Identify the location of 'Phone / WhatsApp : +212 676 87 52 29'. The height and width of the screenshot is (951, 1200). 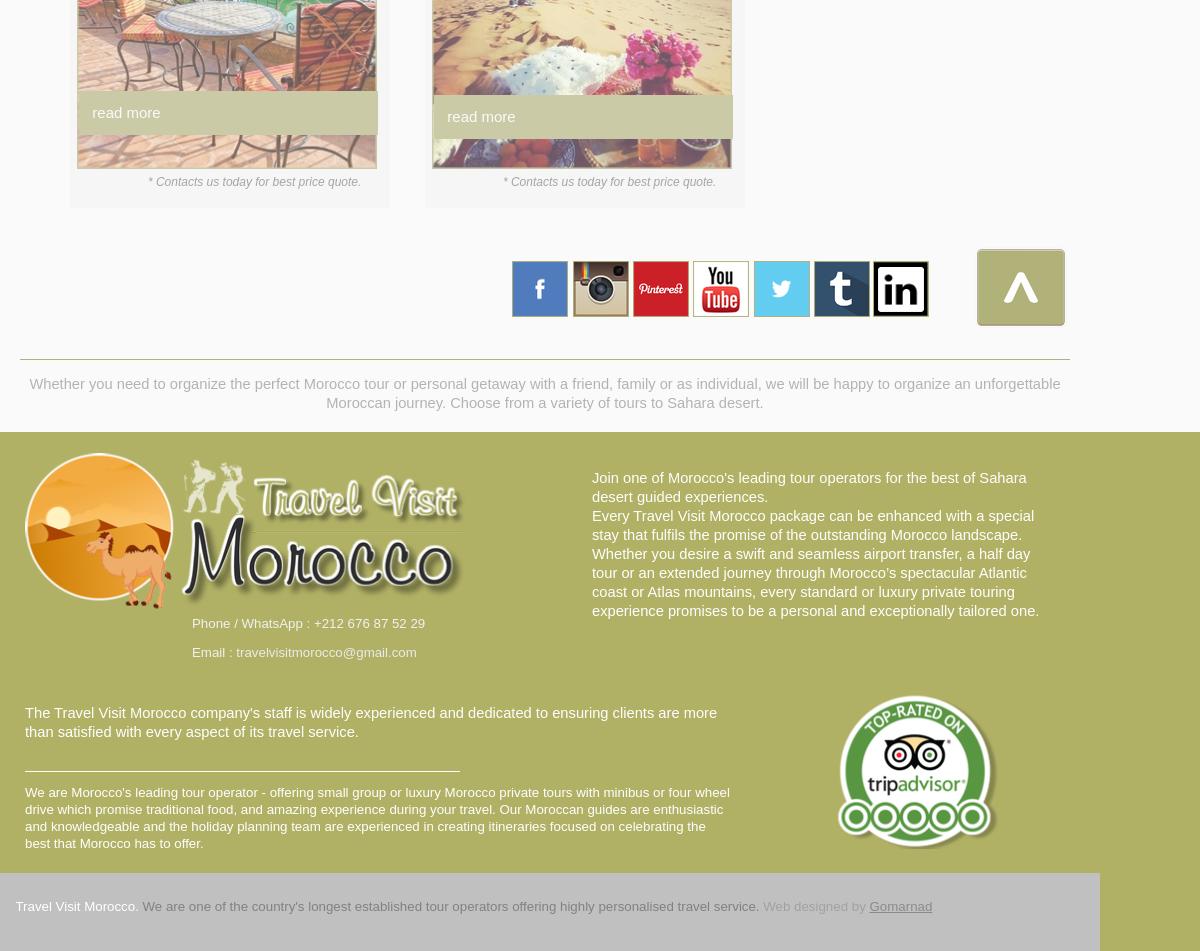
(308, 622).